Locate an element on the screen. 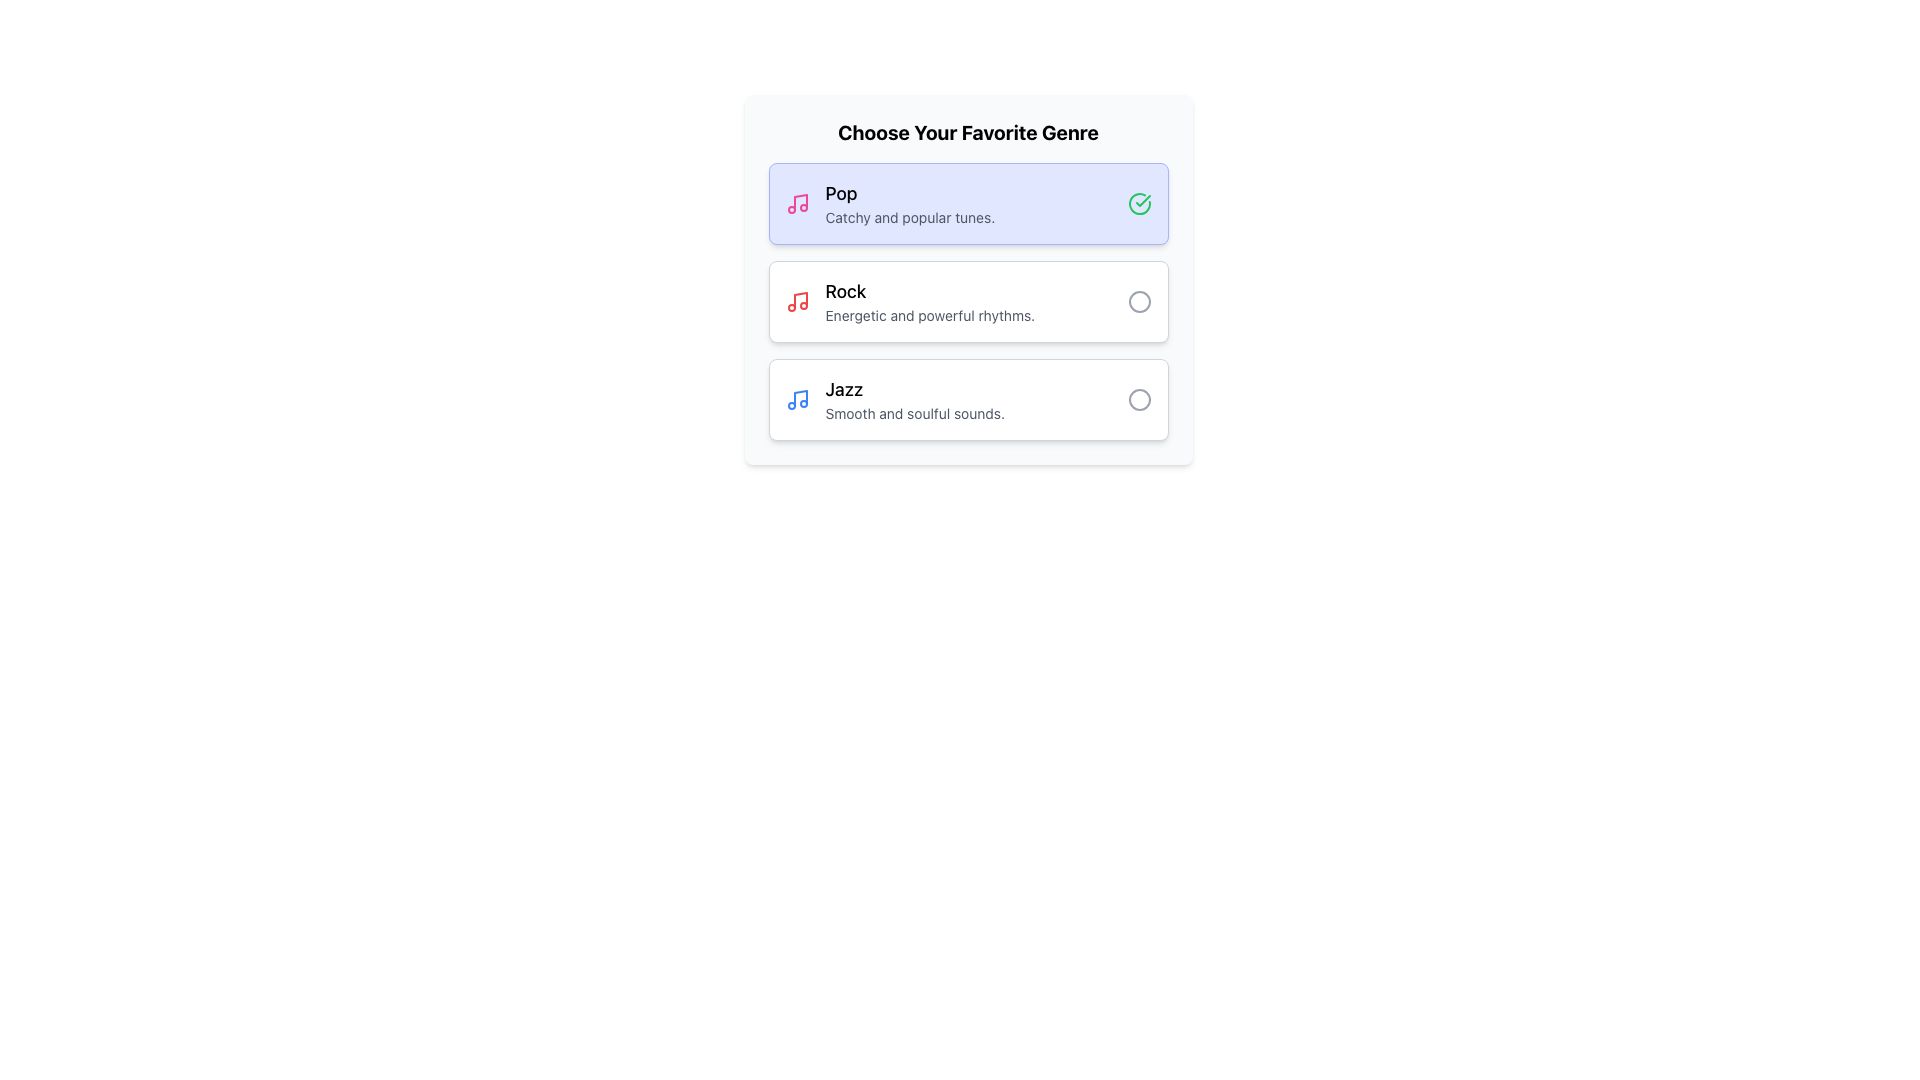 Image resolution: width=1920 pixels, height=1080 pixels. the 'Rock' option icon, which is represented by a musical note and is the second option in a group of three, located next to the 'Rock' text is located at coordinates (800, 300).